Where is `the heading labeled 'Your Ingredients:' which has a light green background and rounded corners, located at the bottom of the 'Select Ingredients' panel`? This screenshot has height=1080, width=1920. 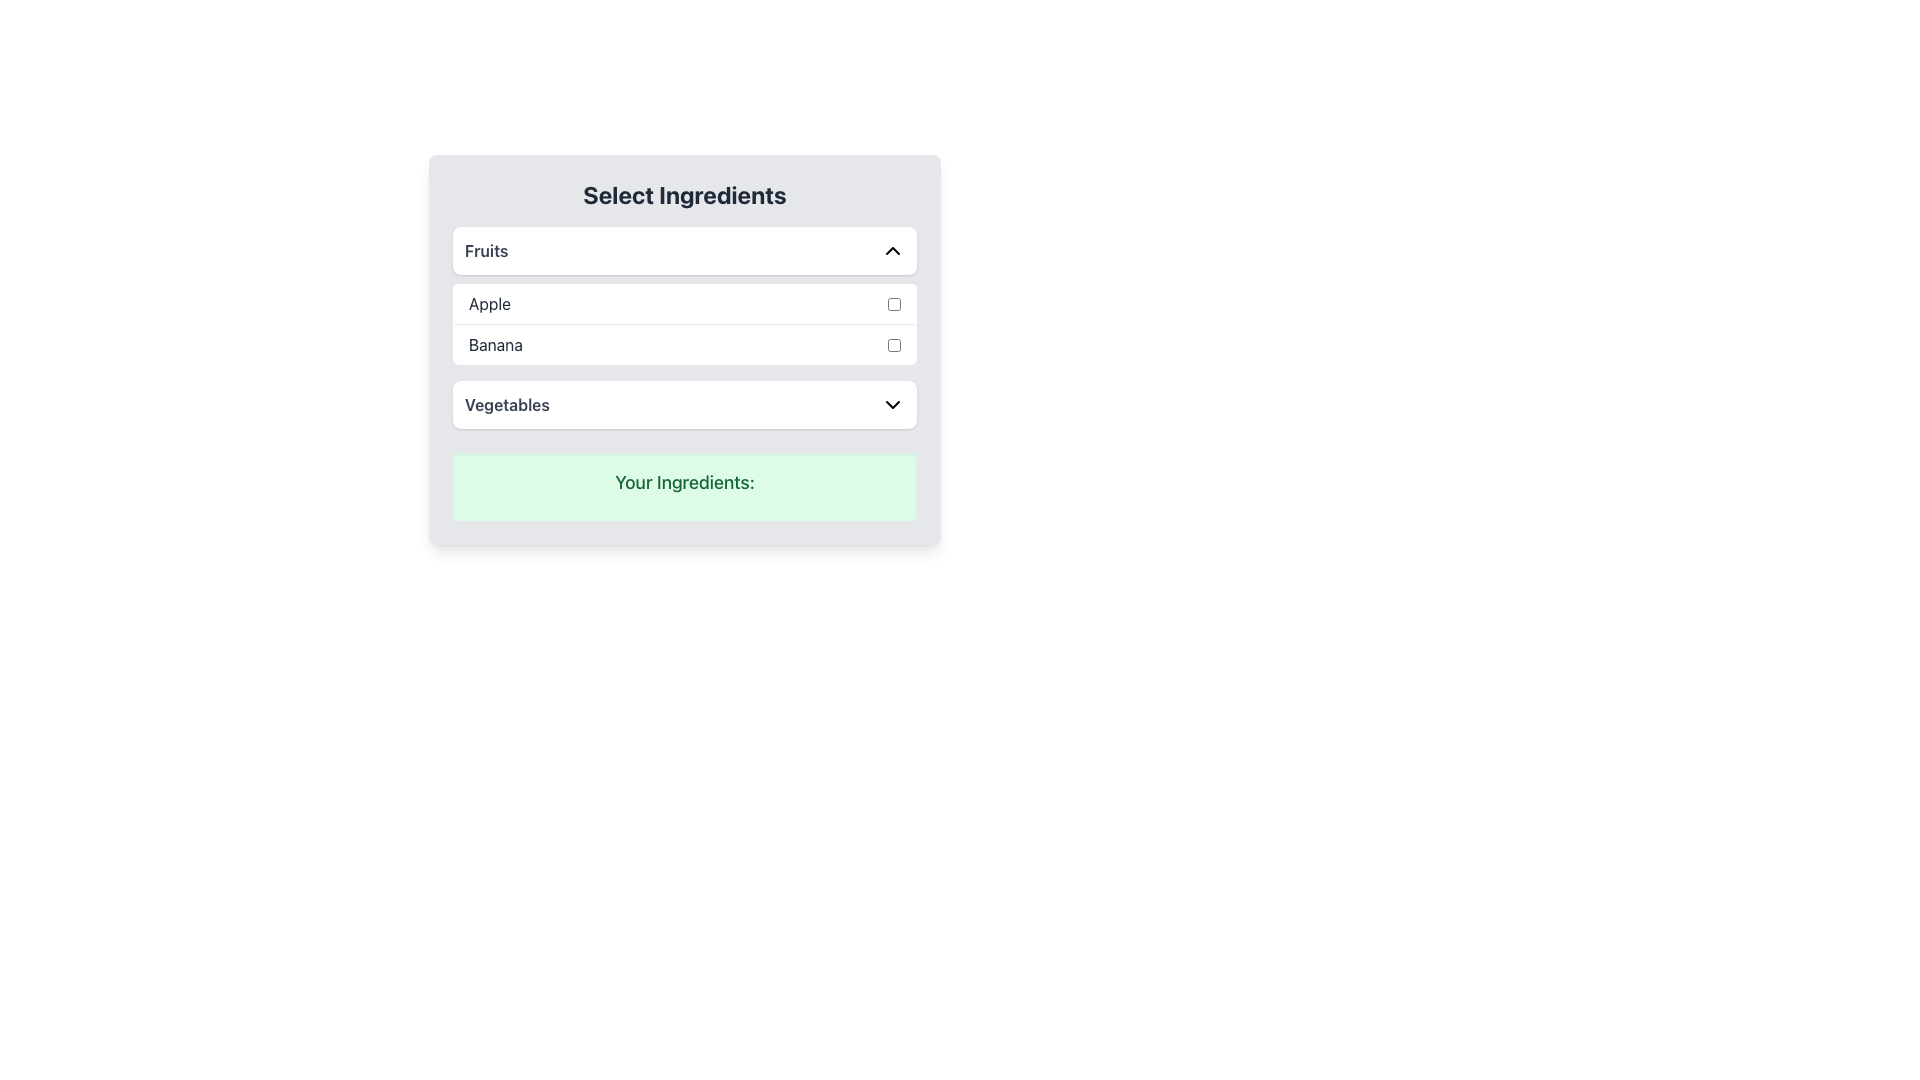 the heading labeled 'Your Ingredients:' which has a light green background and rounded corners, located at the bottom of the 'Select Ingredients' panel is located at coordinates (685, 486).